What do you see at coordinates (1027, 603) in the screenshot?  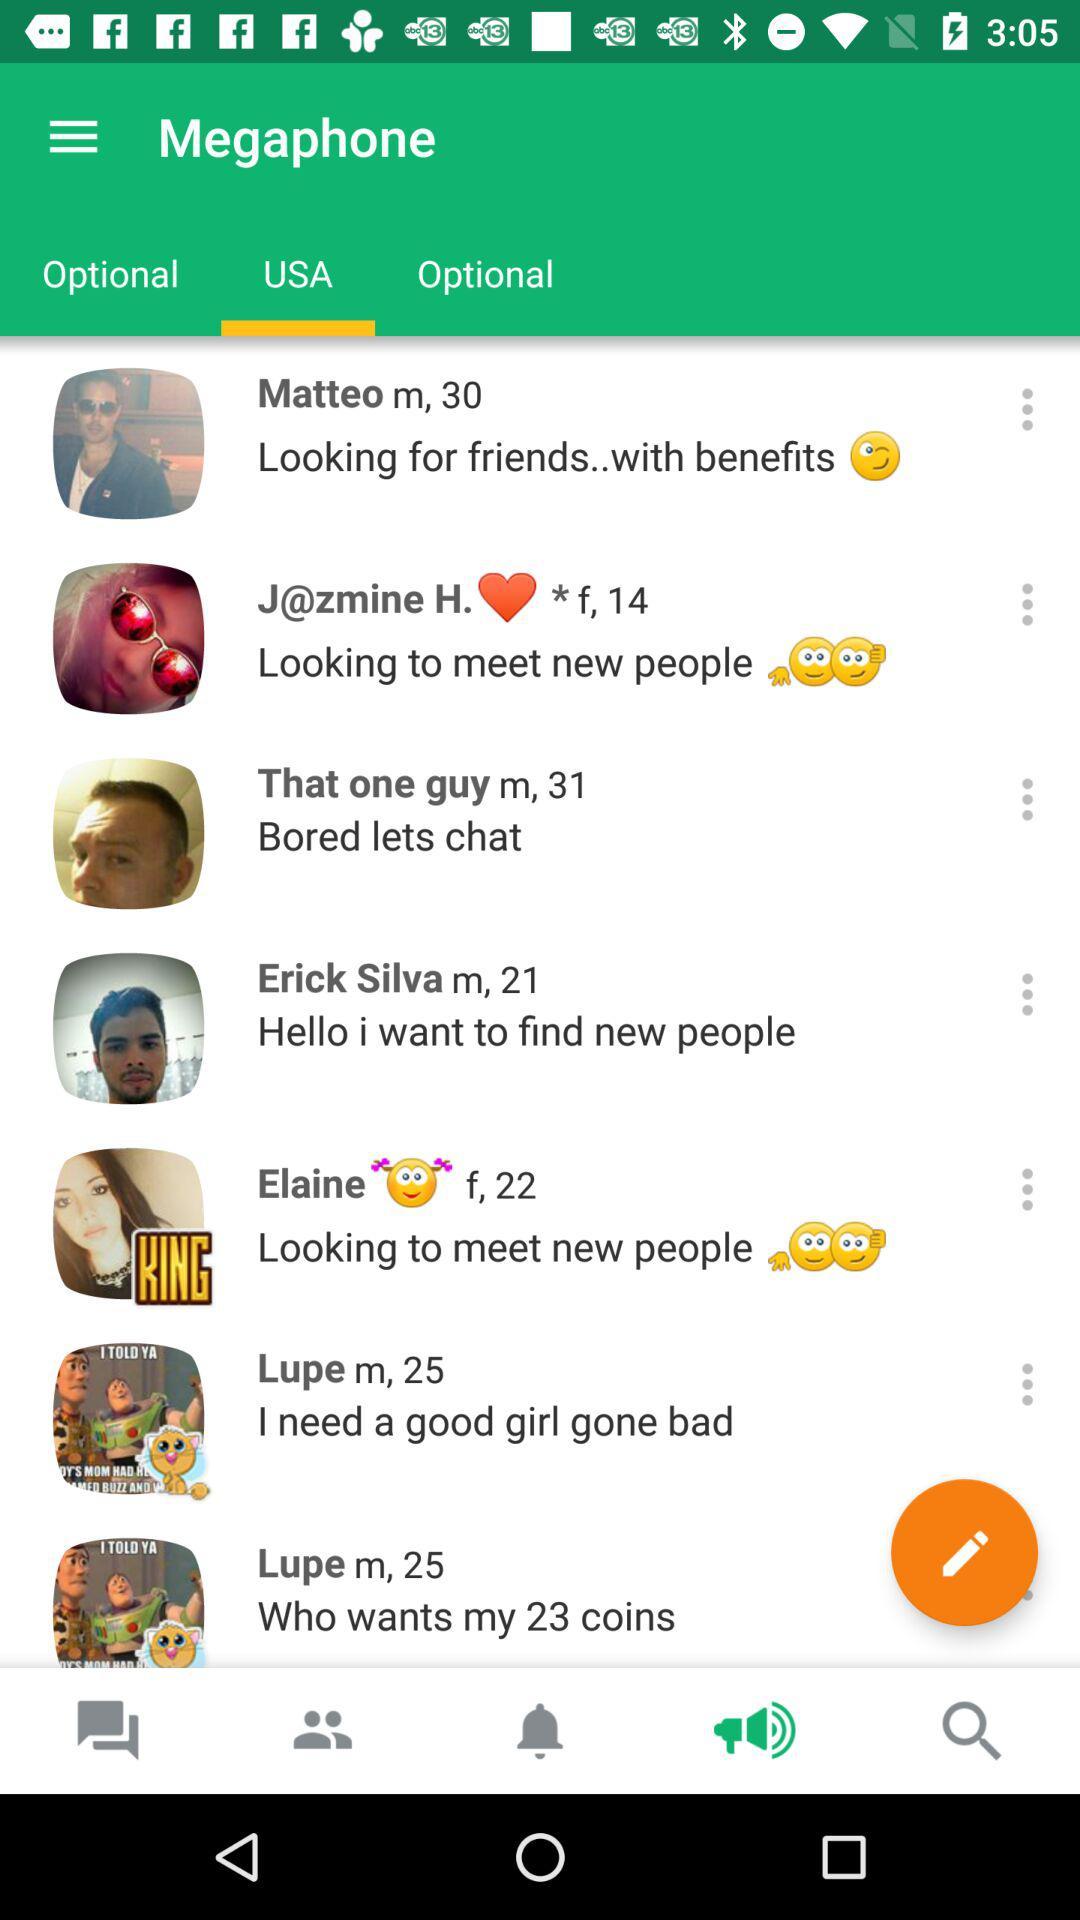 I see `apps` at bounding box center [1027, 603].